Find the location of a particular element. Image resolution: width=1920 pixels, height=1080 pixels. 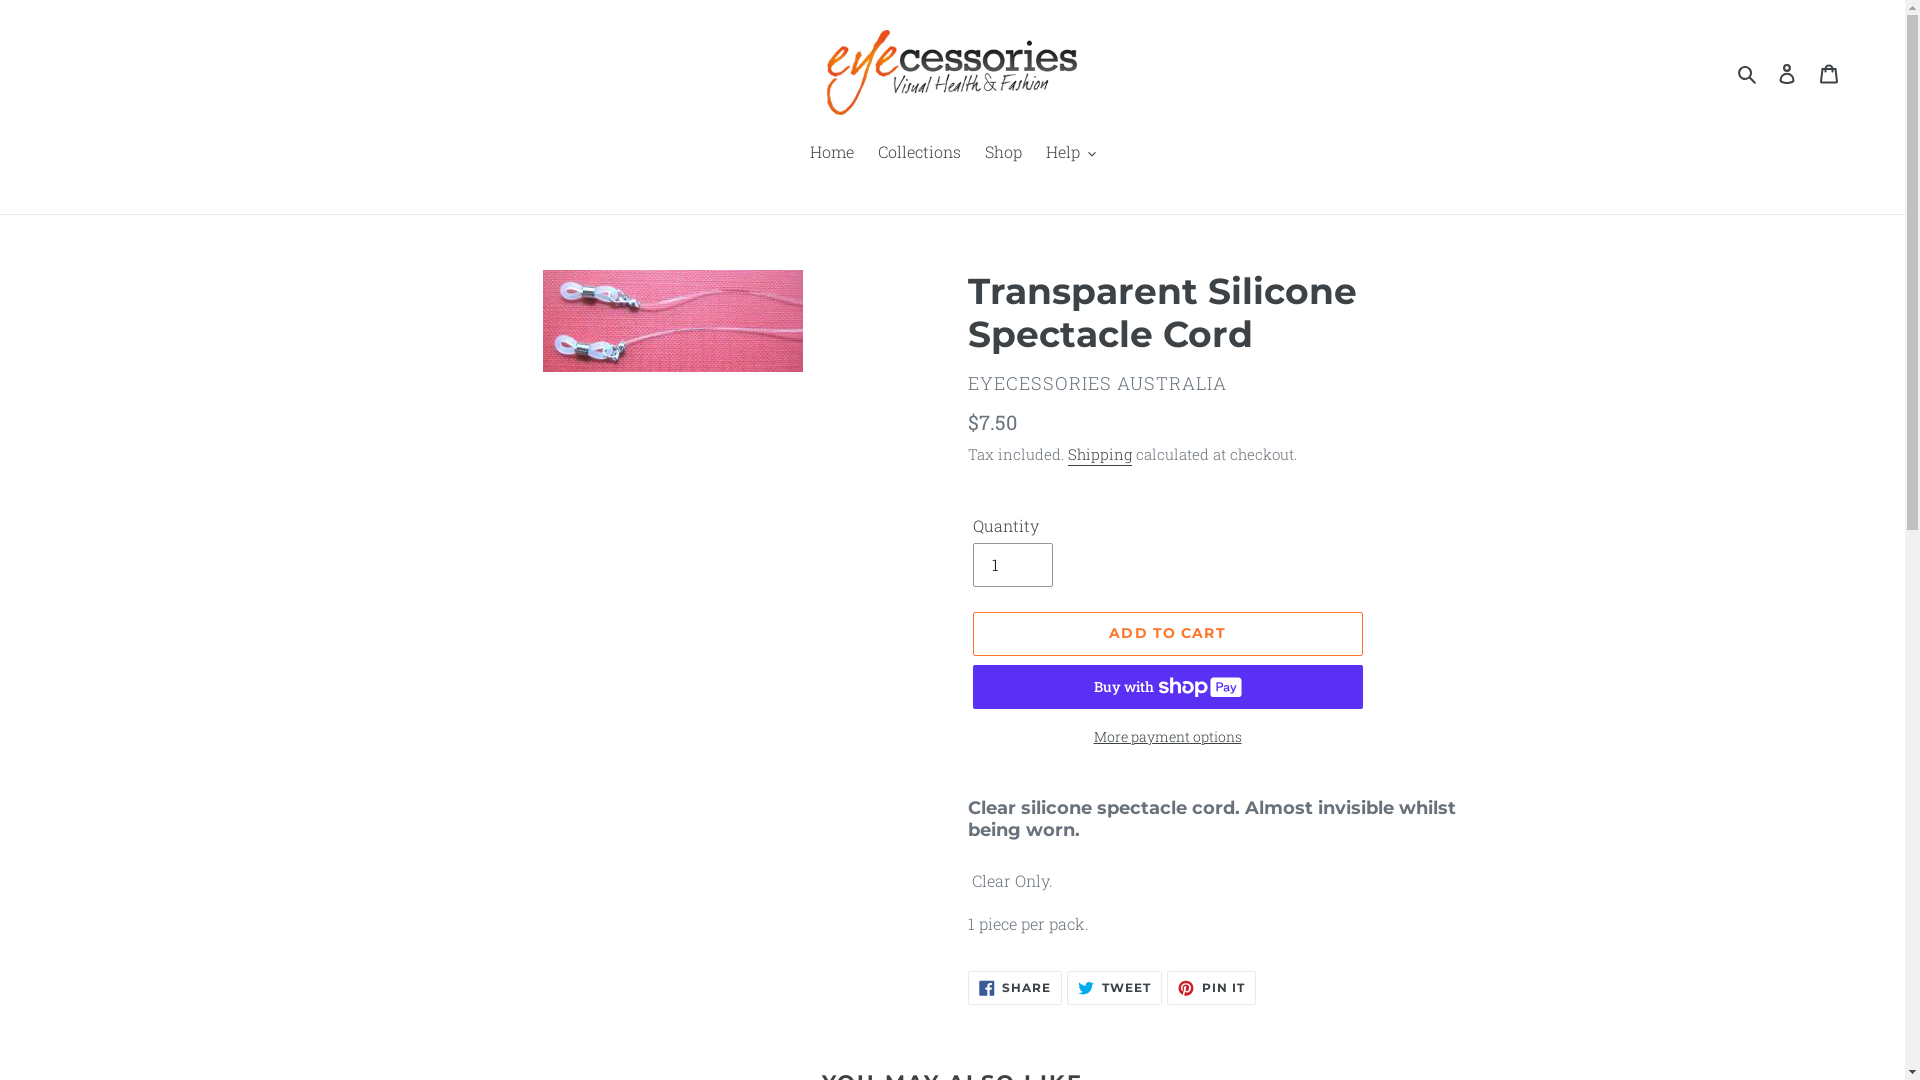

'TWEET is located at coordinates (1113, 986).